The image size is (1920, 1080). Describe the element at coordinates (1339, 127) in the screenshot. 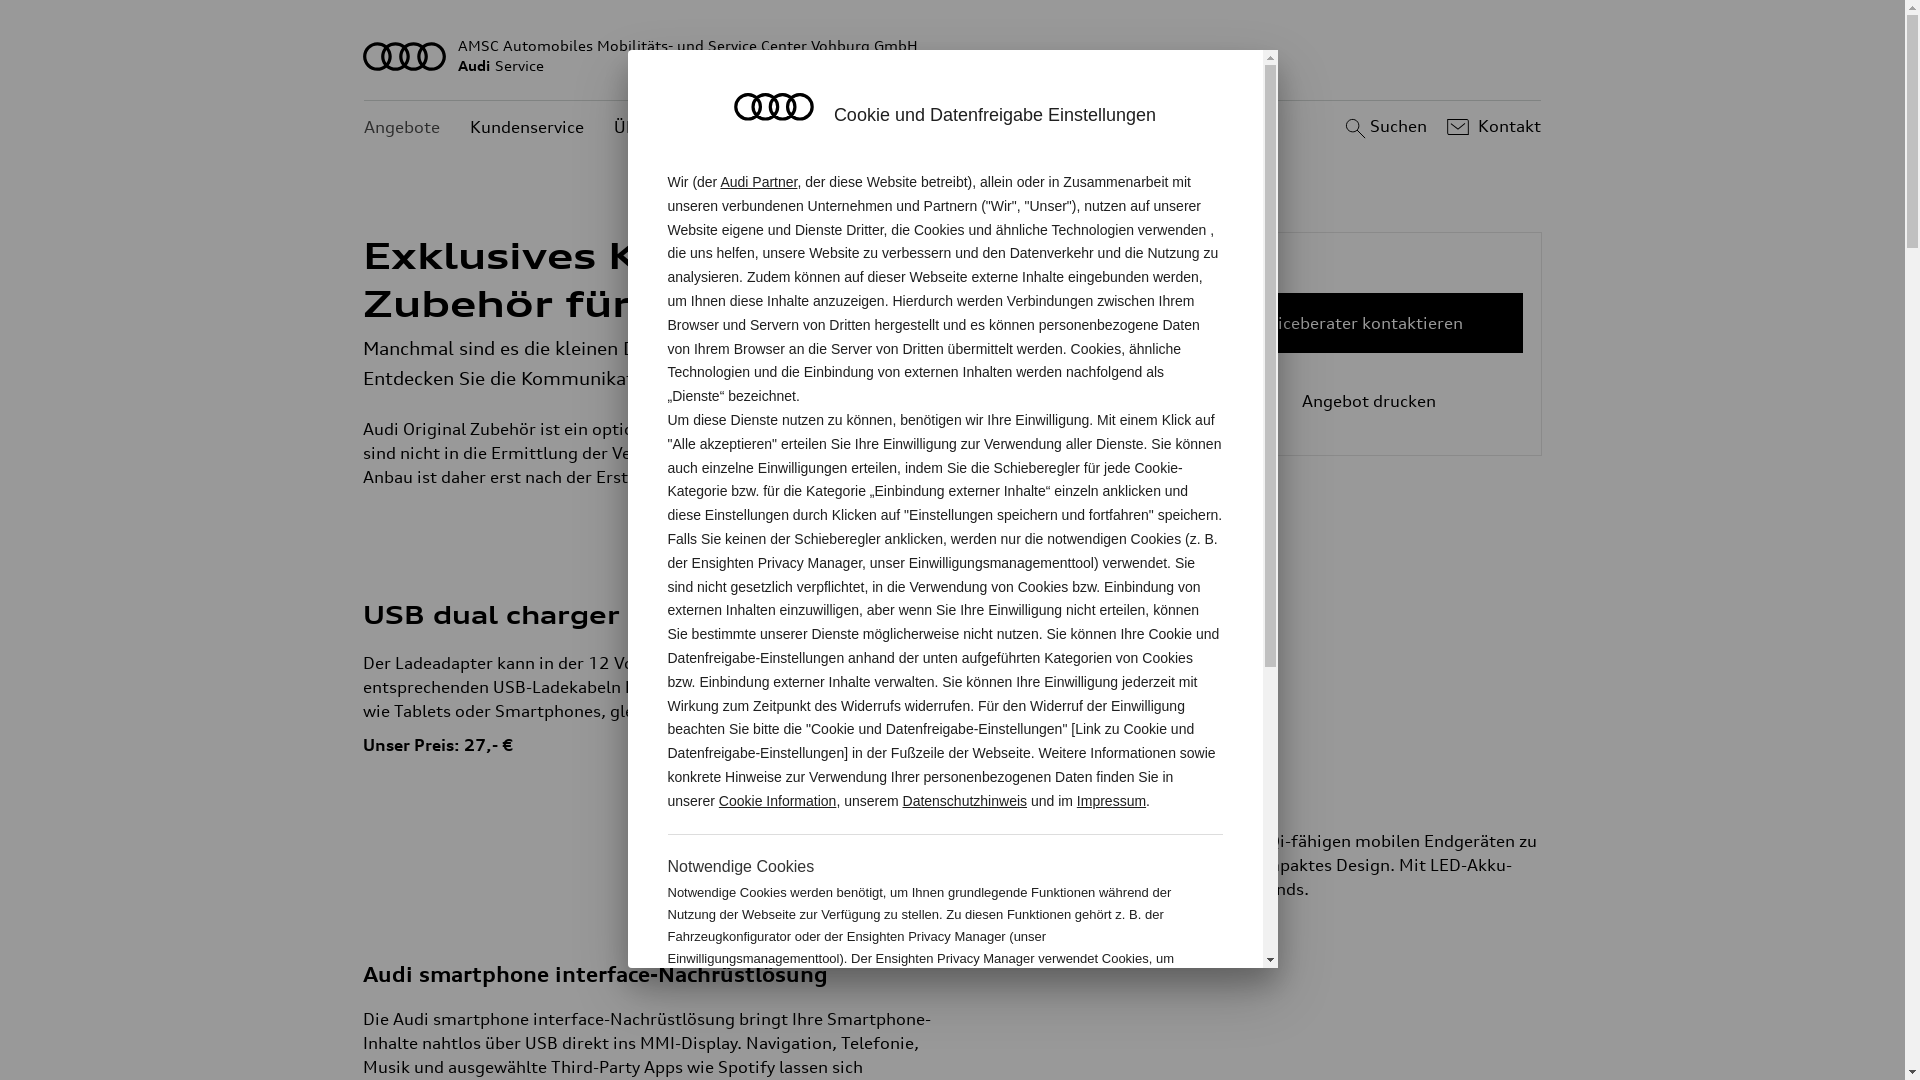

I see `'Suchen'` at that location.